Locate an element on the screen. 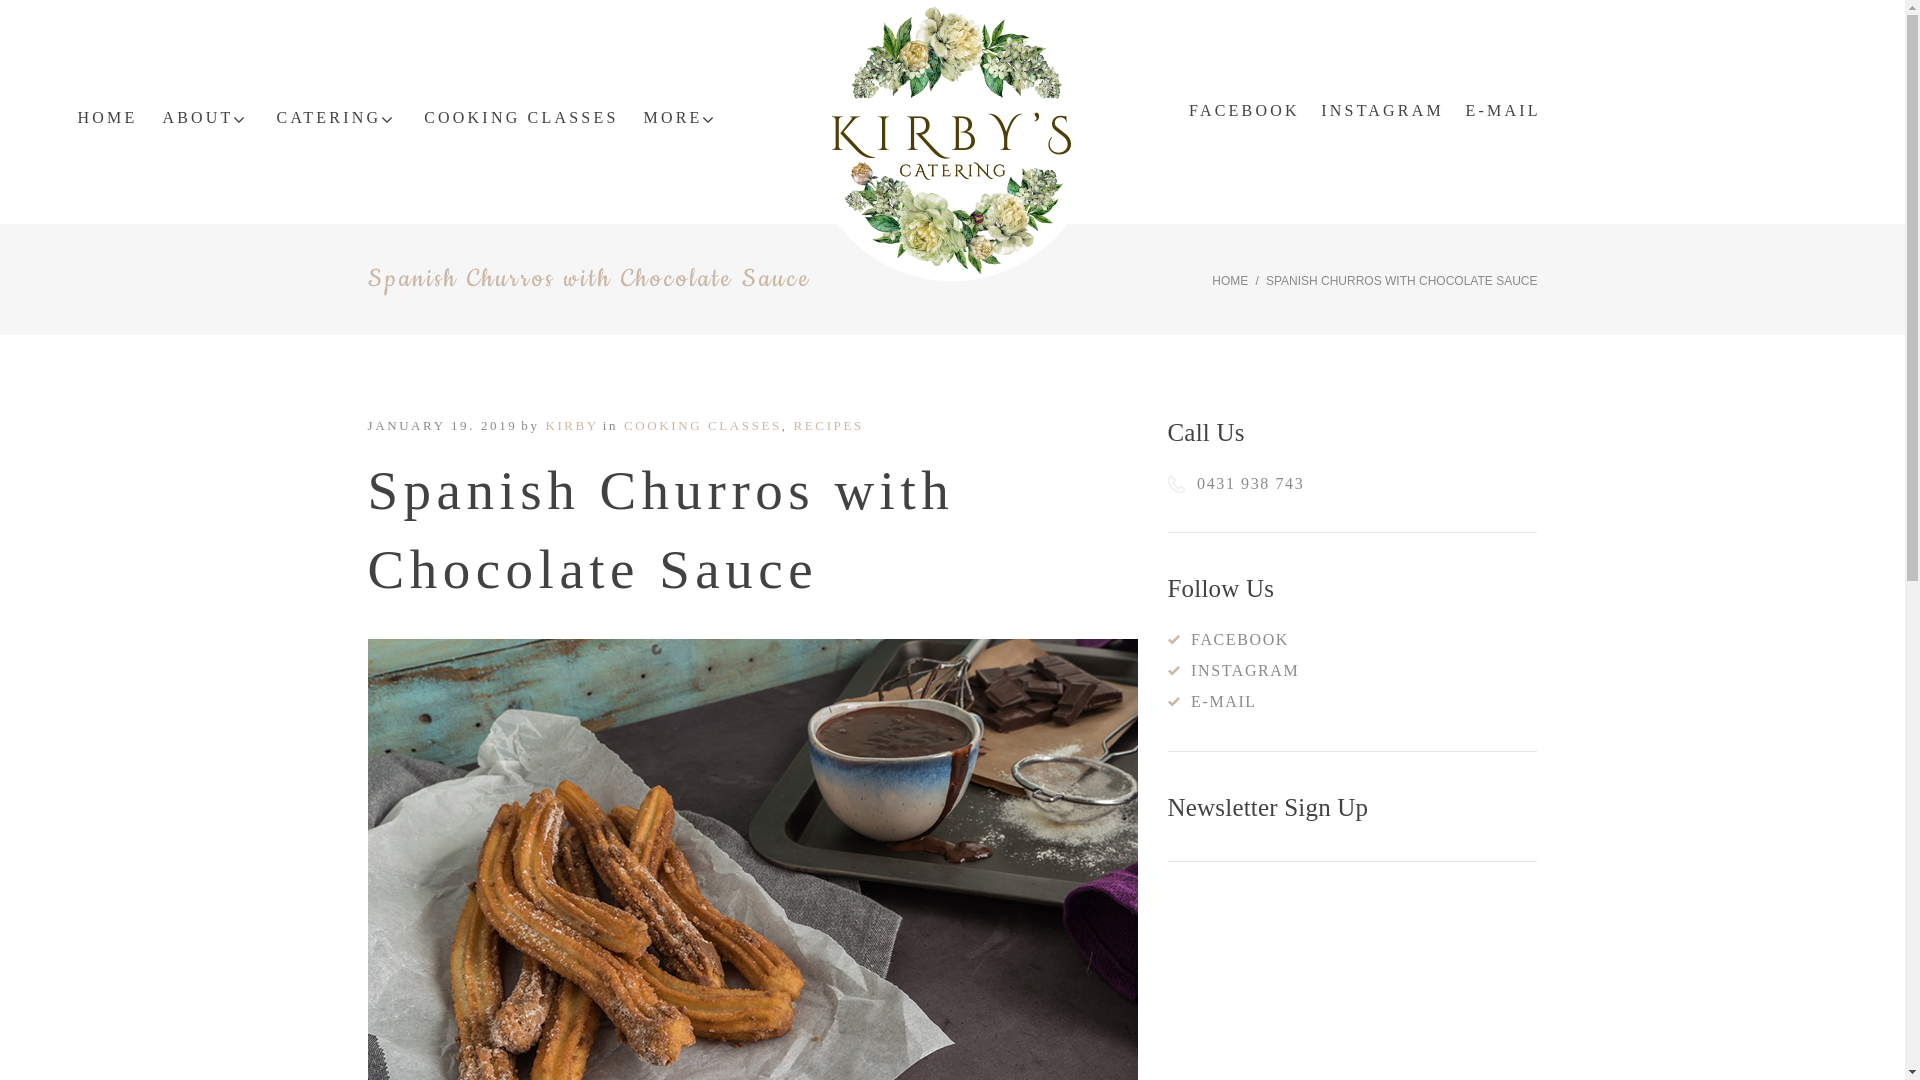 The height and width of the screenshot is (1080, 1920). 'RECIPES' is located at coordinates (829, 424).